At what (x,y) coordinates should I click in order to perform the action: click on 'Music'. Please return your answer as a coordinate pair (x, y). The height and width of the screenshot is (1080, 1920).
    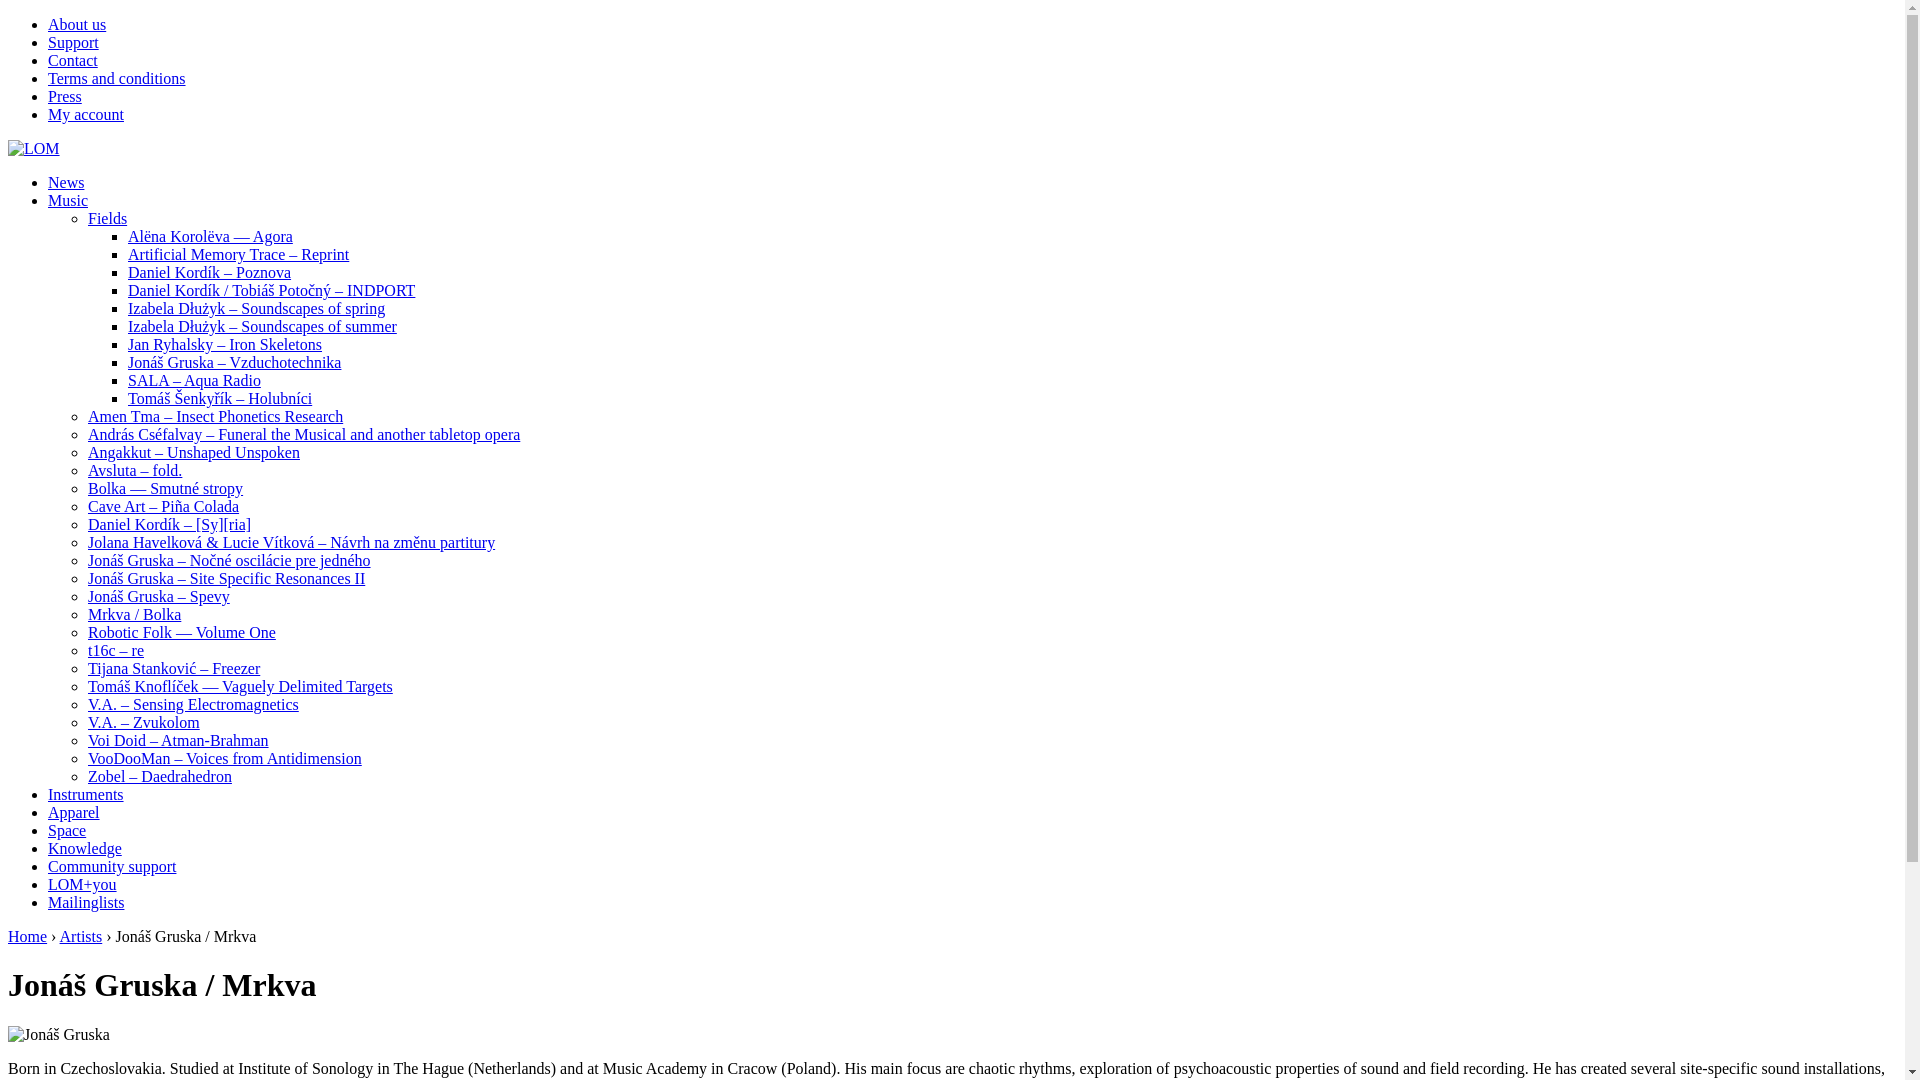
    Looking at the image, I should click on (67, 200).